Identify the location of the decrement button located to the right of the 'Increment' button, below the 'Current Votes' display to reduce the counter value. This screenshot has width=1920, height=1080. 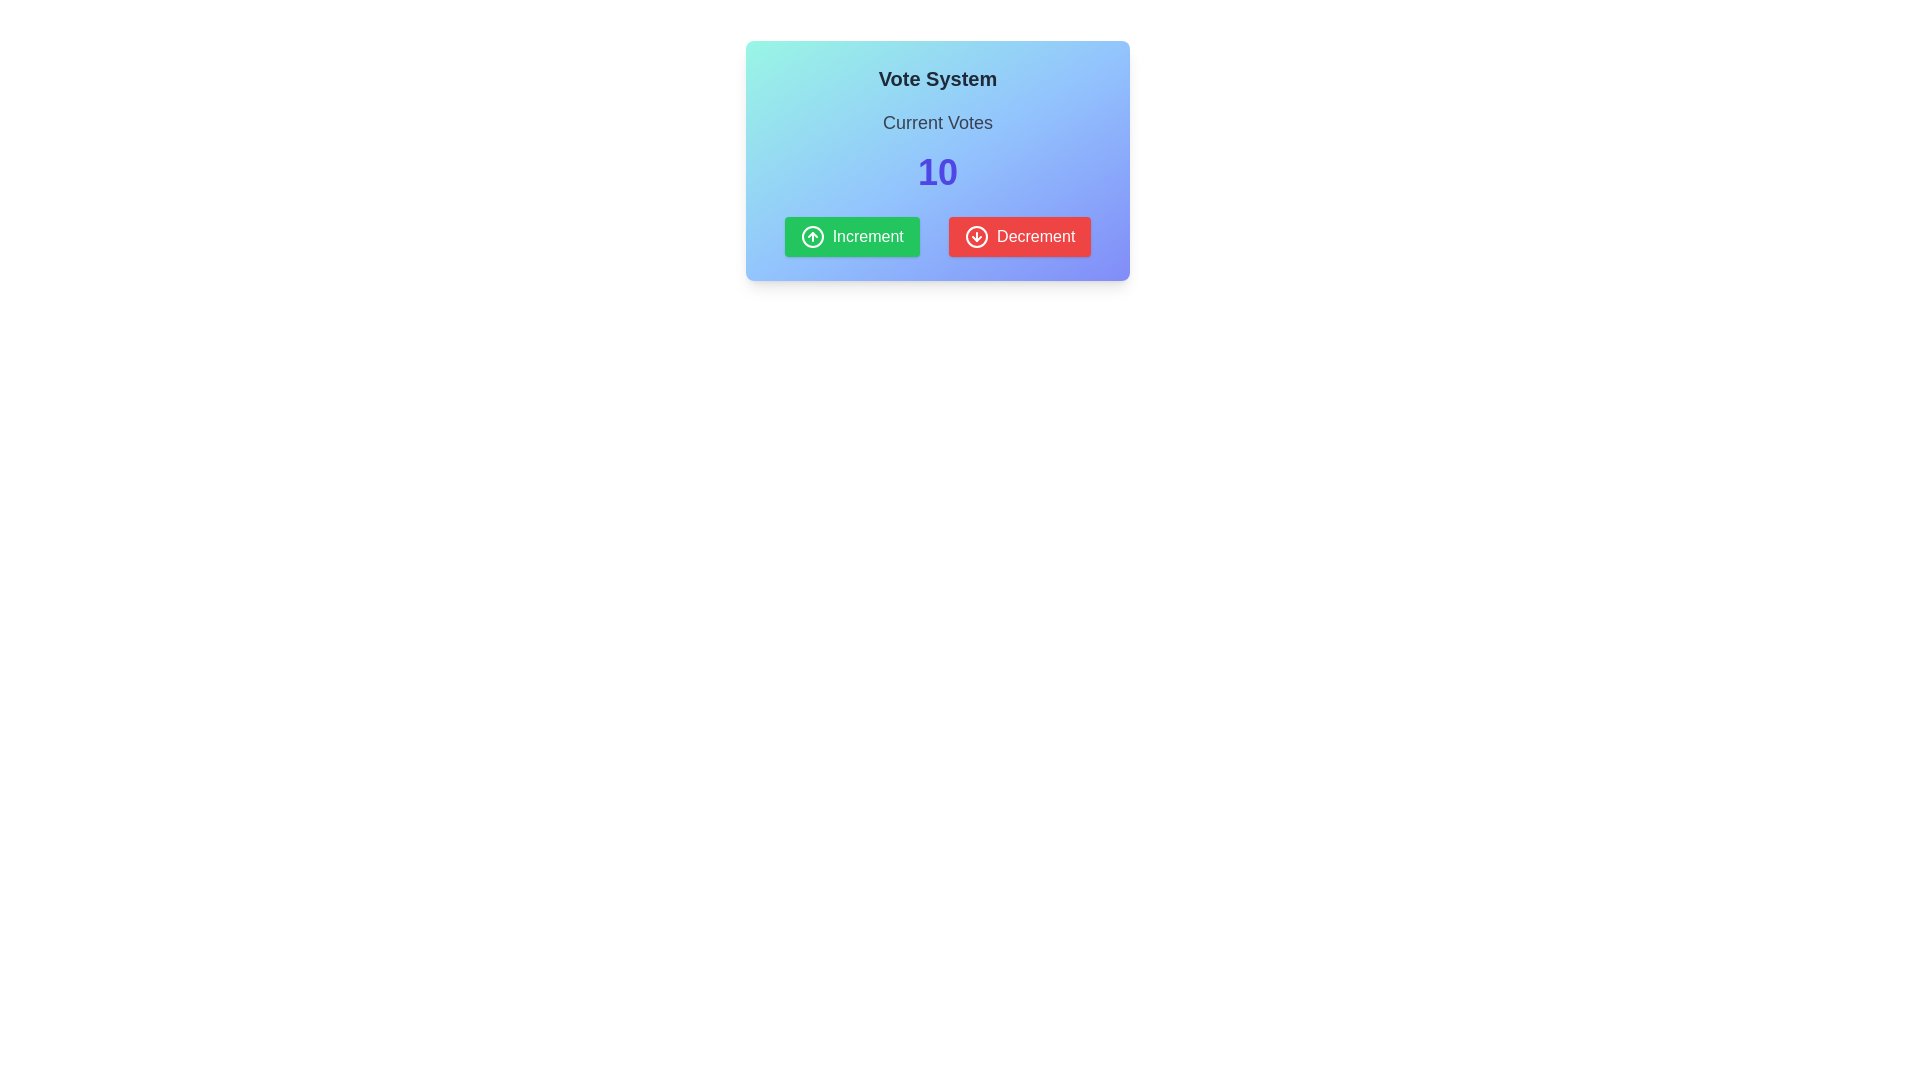
(1020, 235).